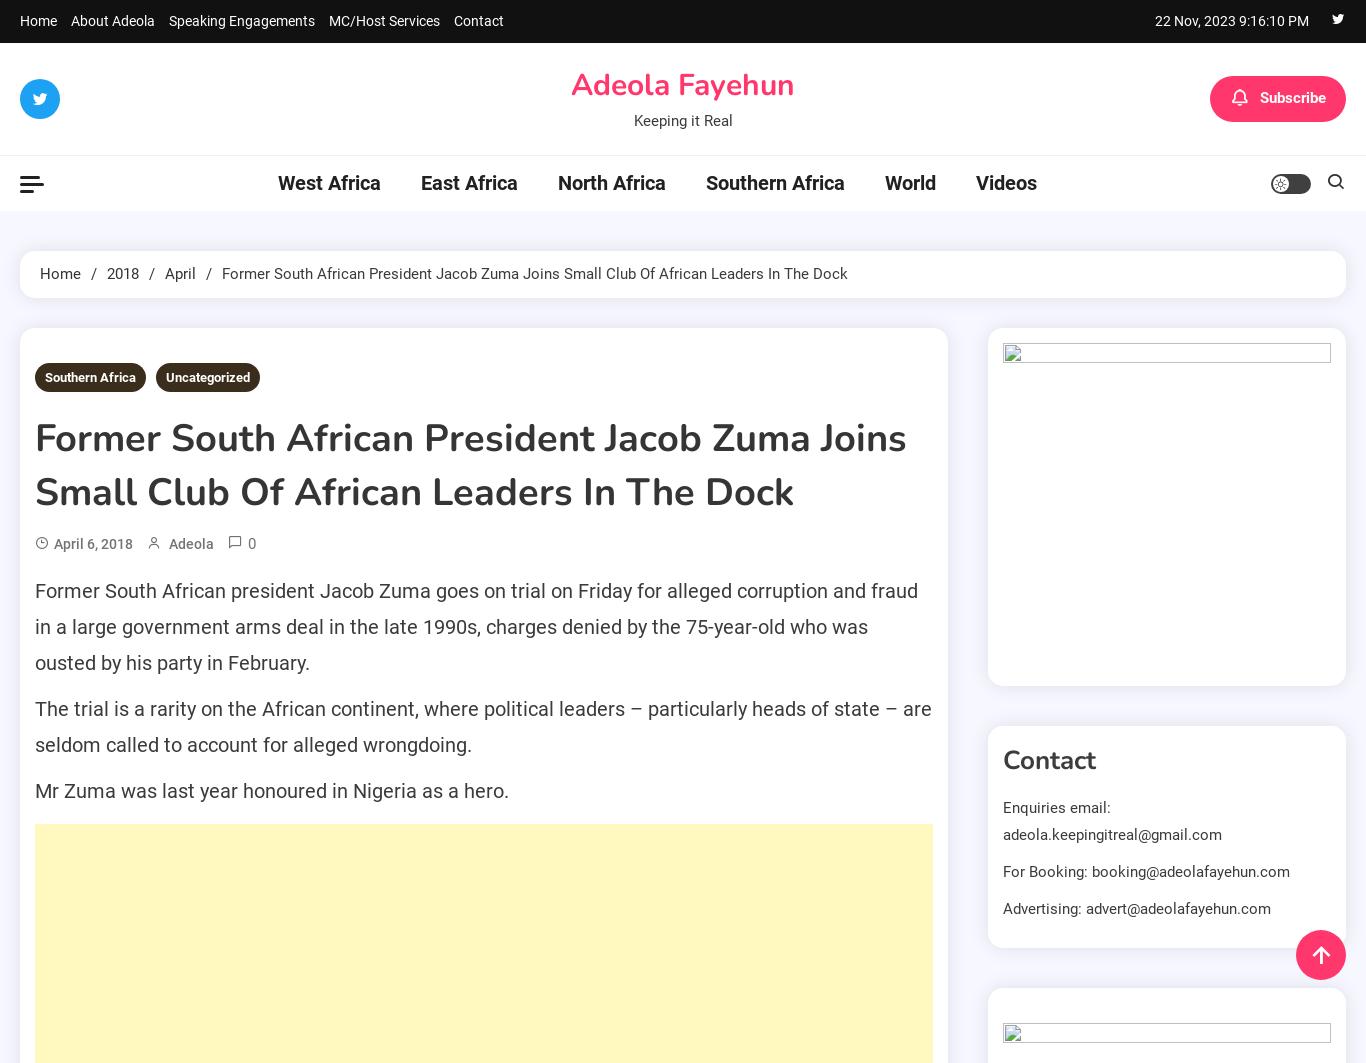 The width and height of the screenshot is (1366, 1063). Describe the element at coordinates (479, 21) in the screenshot. I see `'Contact'` at that location.